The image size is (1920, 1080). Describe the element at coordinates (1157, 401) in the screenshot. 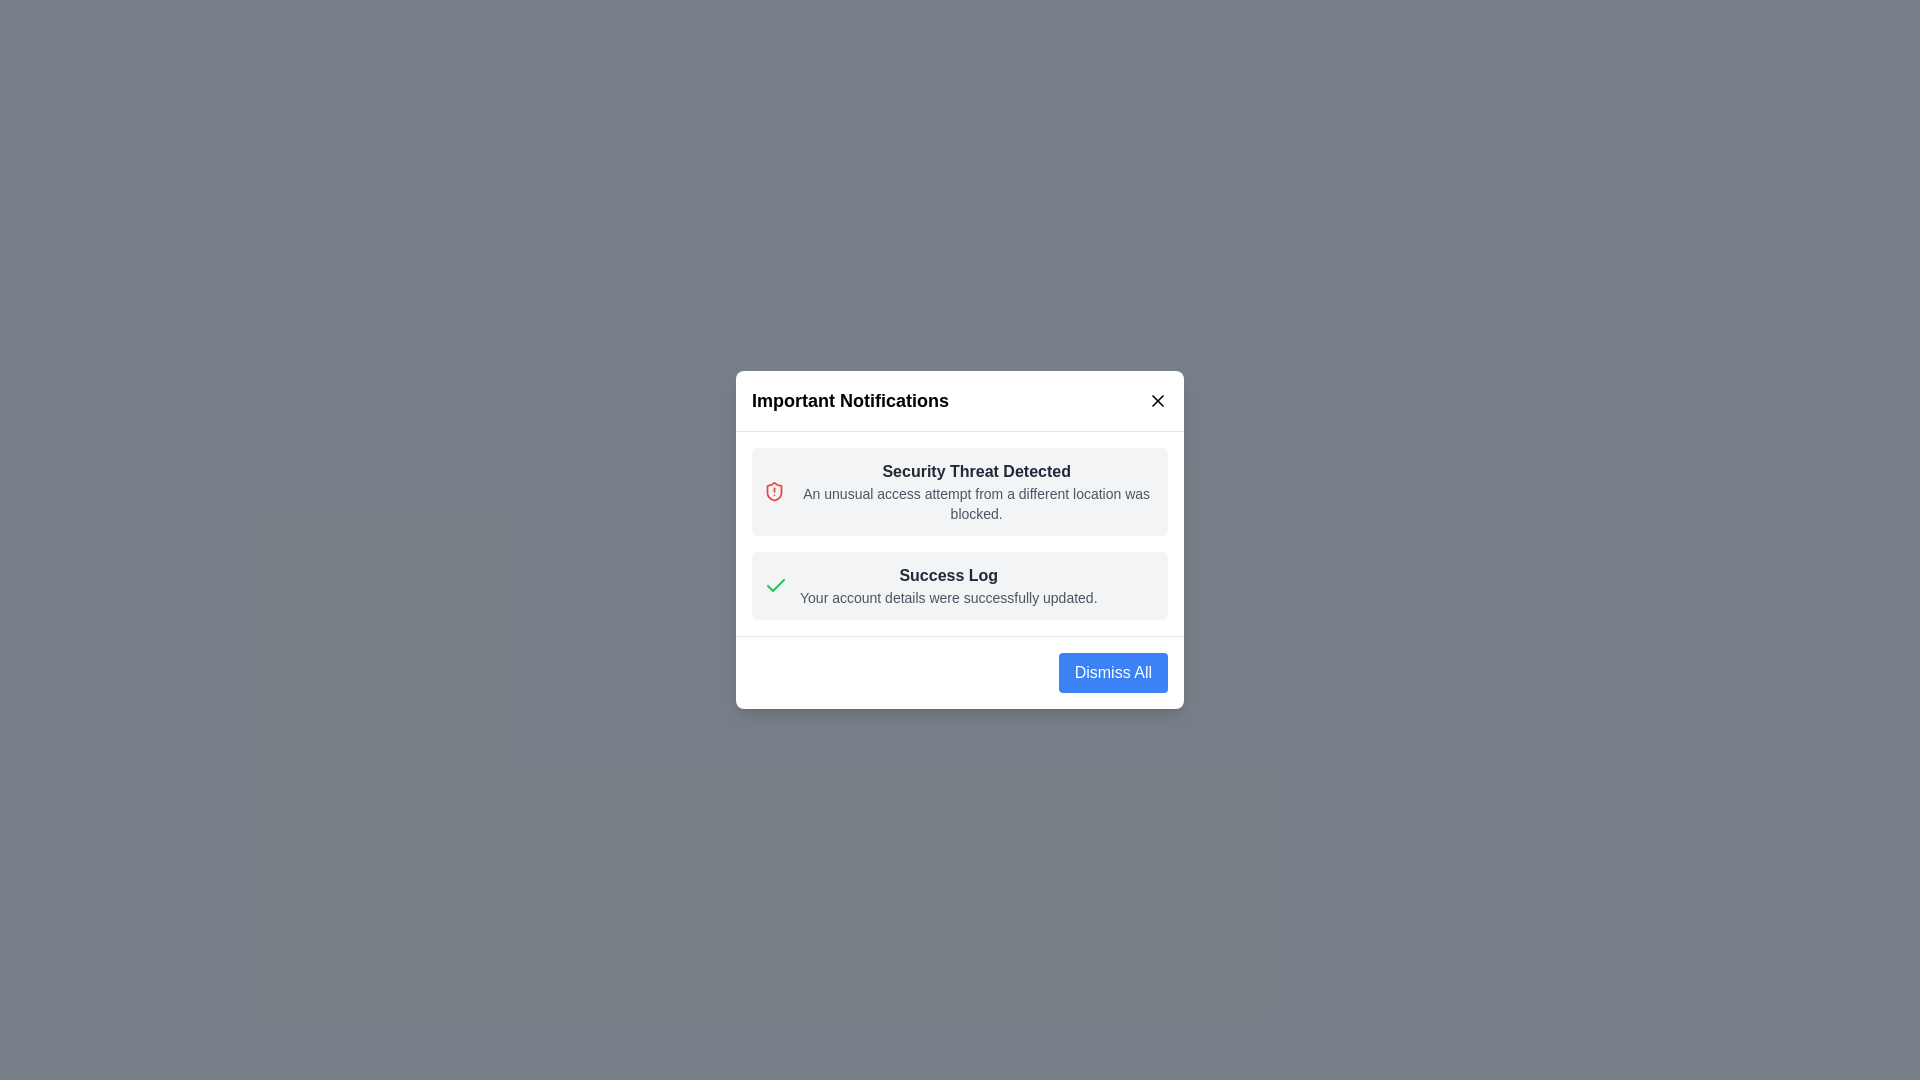

I see `the close button to close the notification popup` at that location.